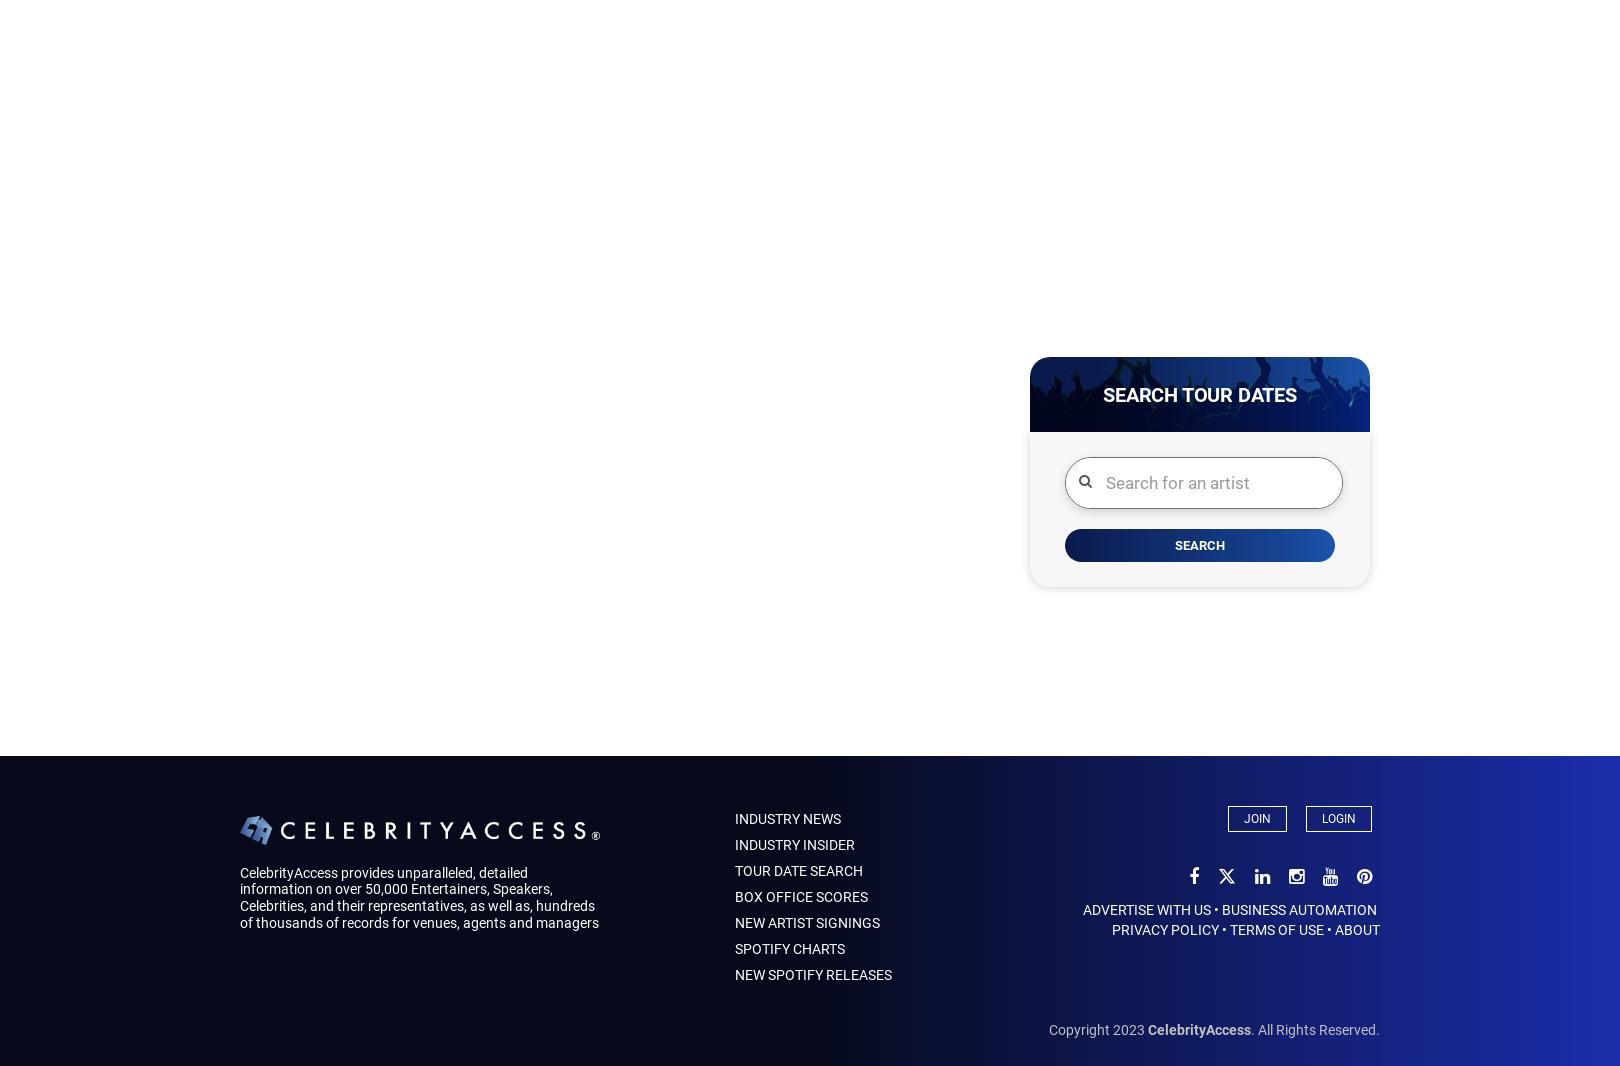 Image resolution: width=1620 pixels, height=1066 pixels. Describe the element at coordinates (1102, 393) in the screenshot. I see `'Search Tour Dates'` at that location.